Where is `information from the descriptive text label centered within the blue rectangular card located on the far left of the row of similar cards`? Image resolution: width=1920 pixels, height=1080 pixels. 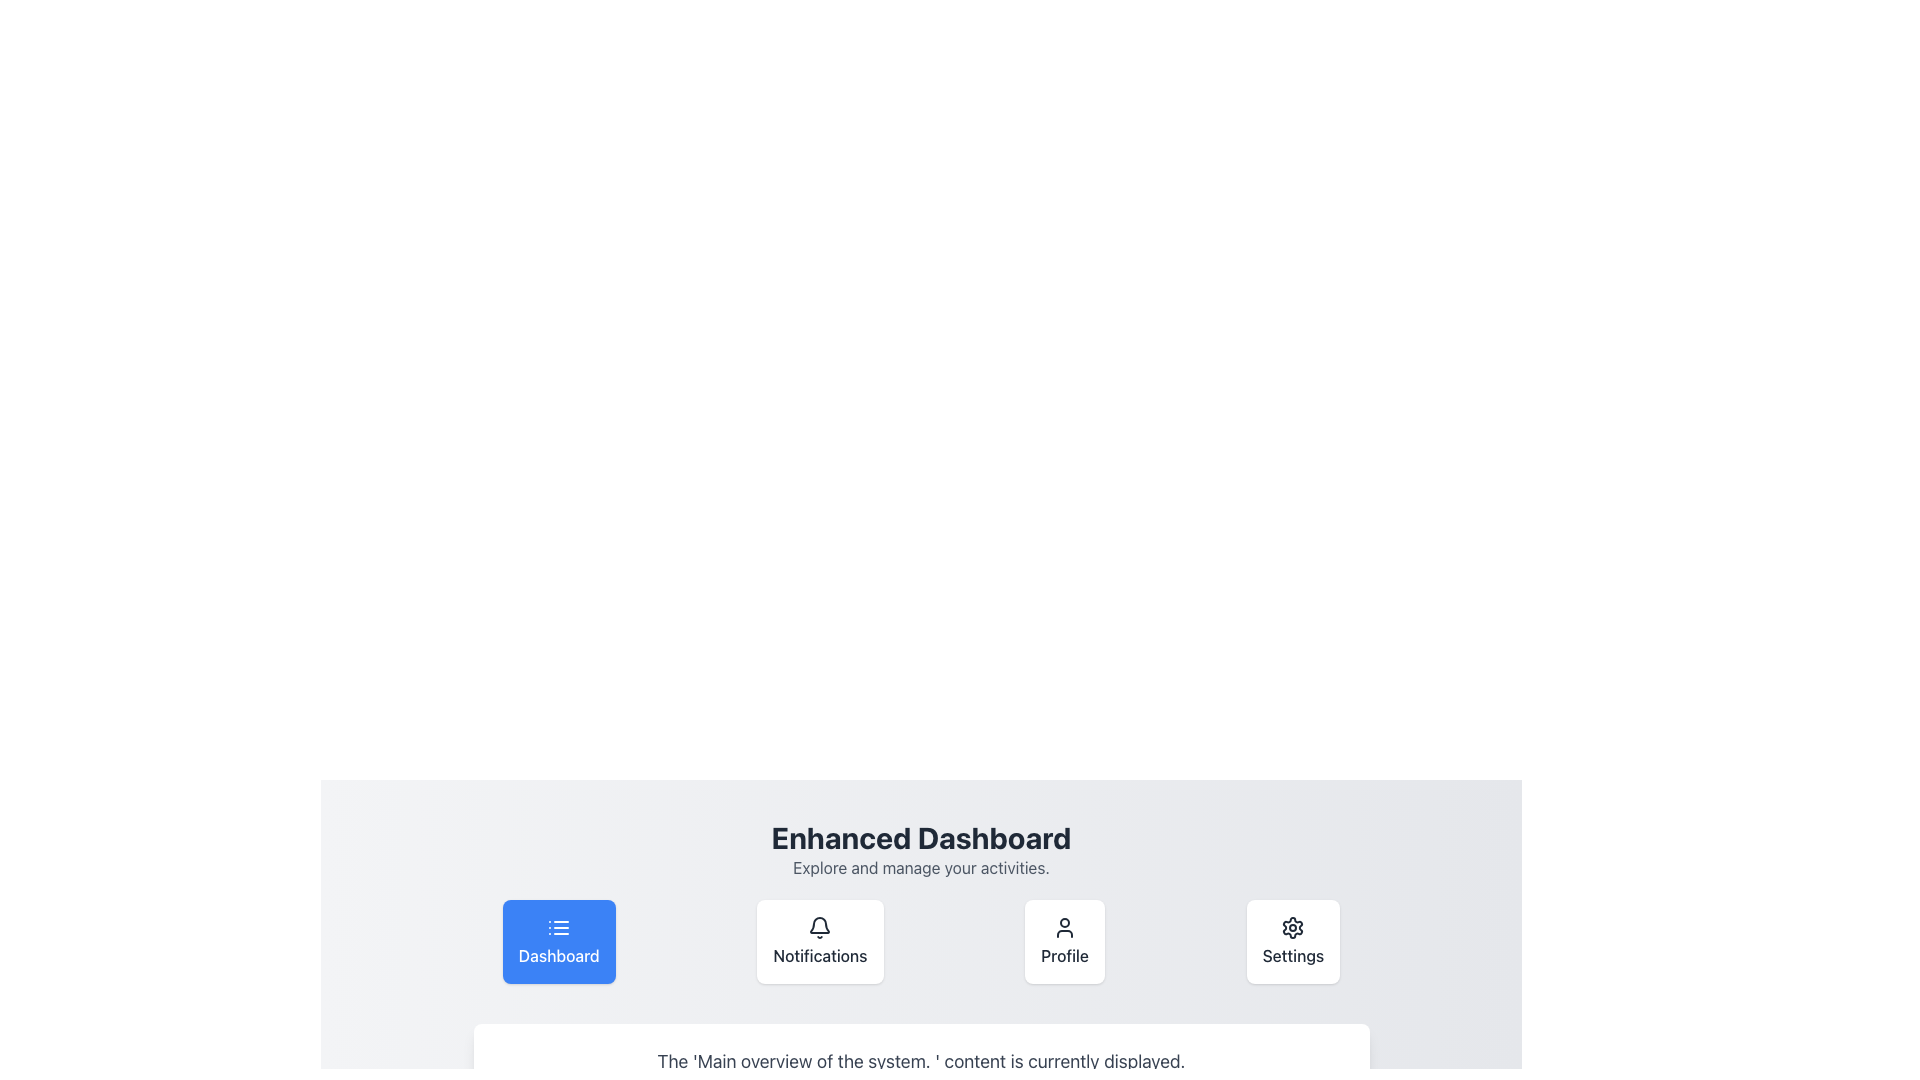 information from the descriptive text label centered within the blue rectangular card located on the far left of the row of similar cards is located at coordinates (559, 955).